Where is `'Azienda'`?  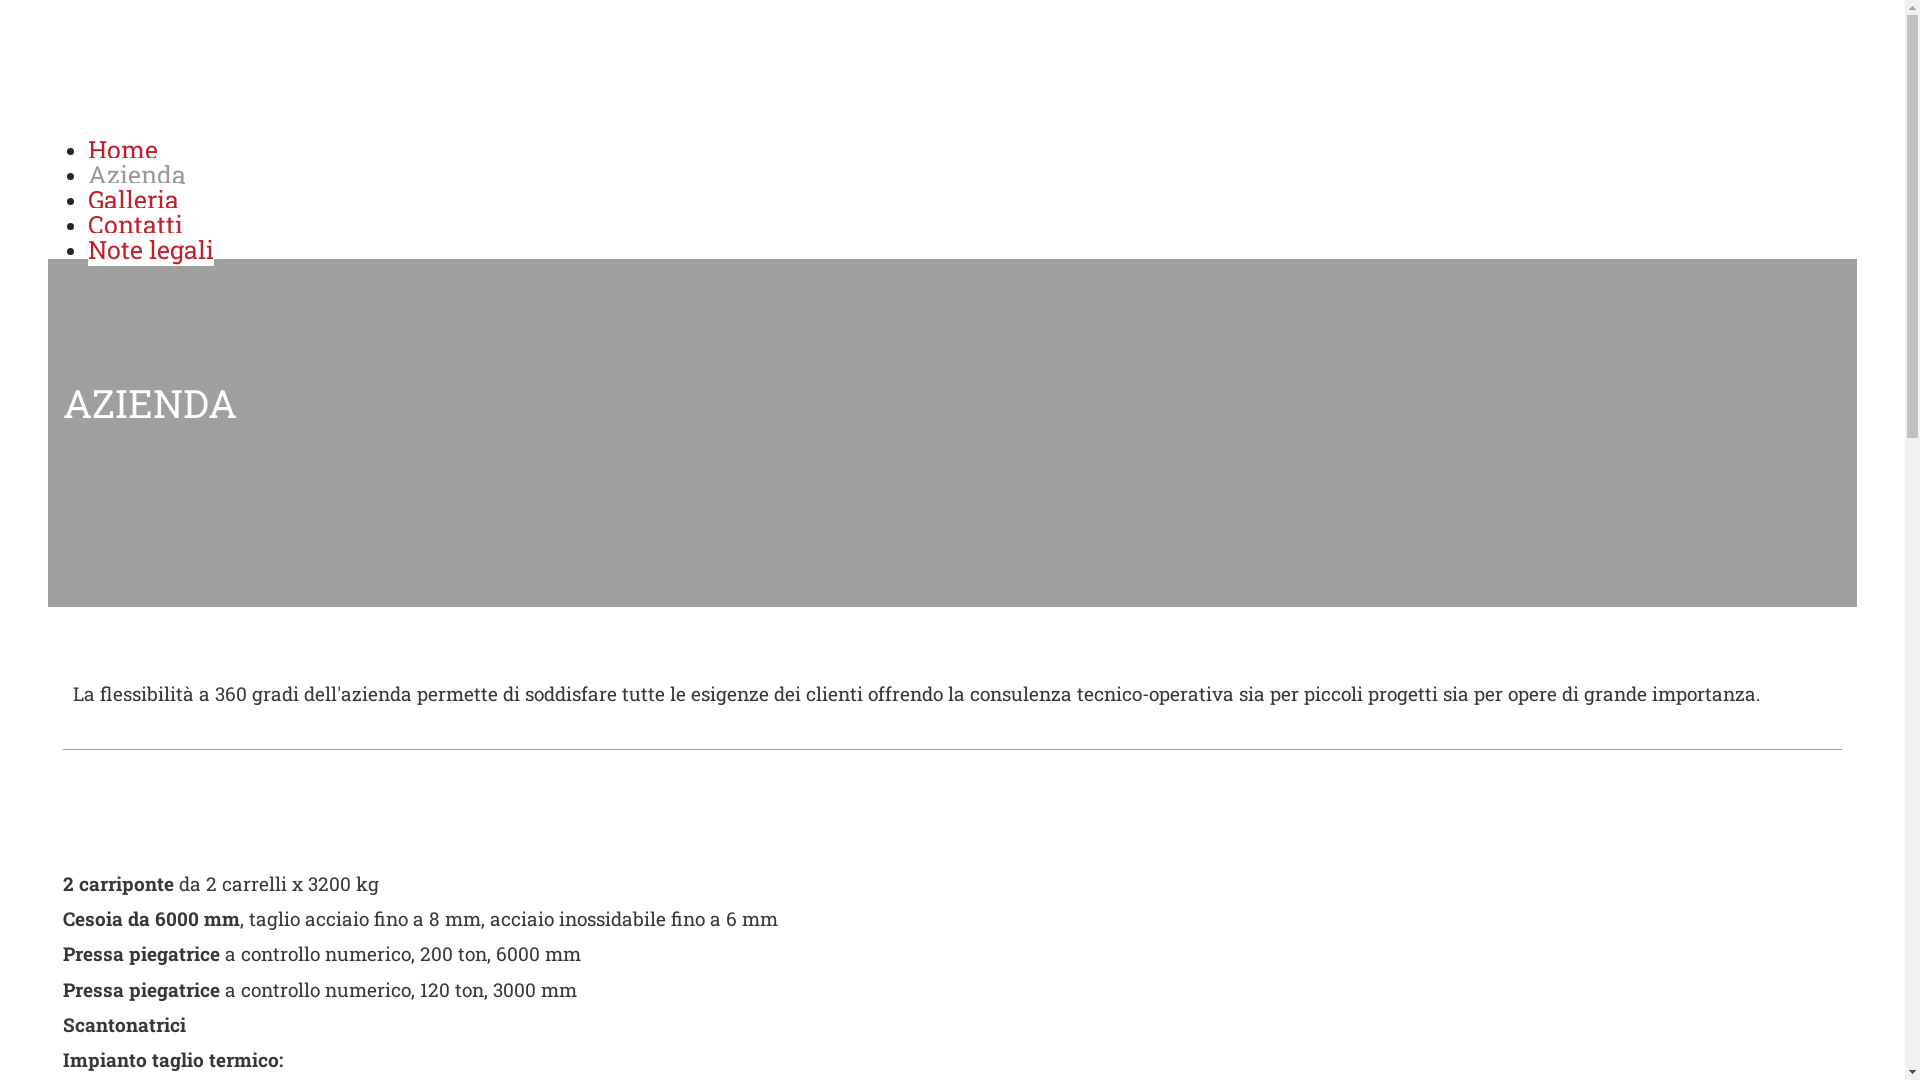
'Azienda' is located at coordinates (136, 173).